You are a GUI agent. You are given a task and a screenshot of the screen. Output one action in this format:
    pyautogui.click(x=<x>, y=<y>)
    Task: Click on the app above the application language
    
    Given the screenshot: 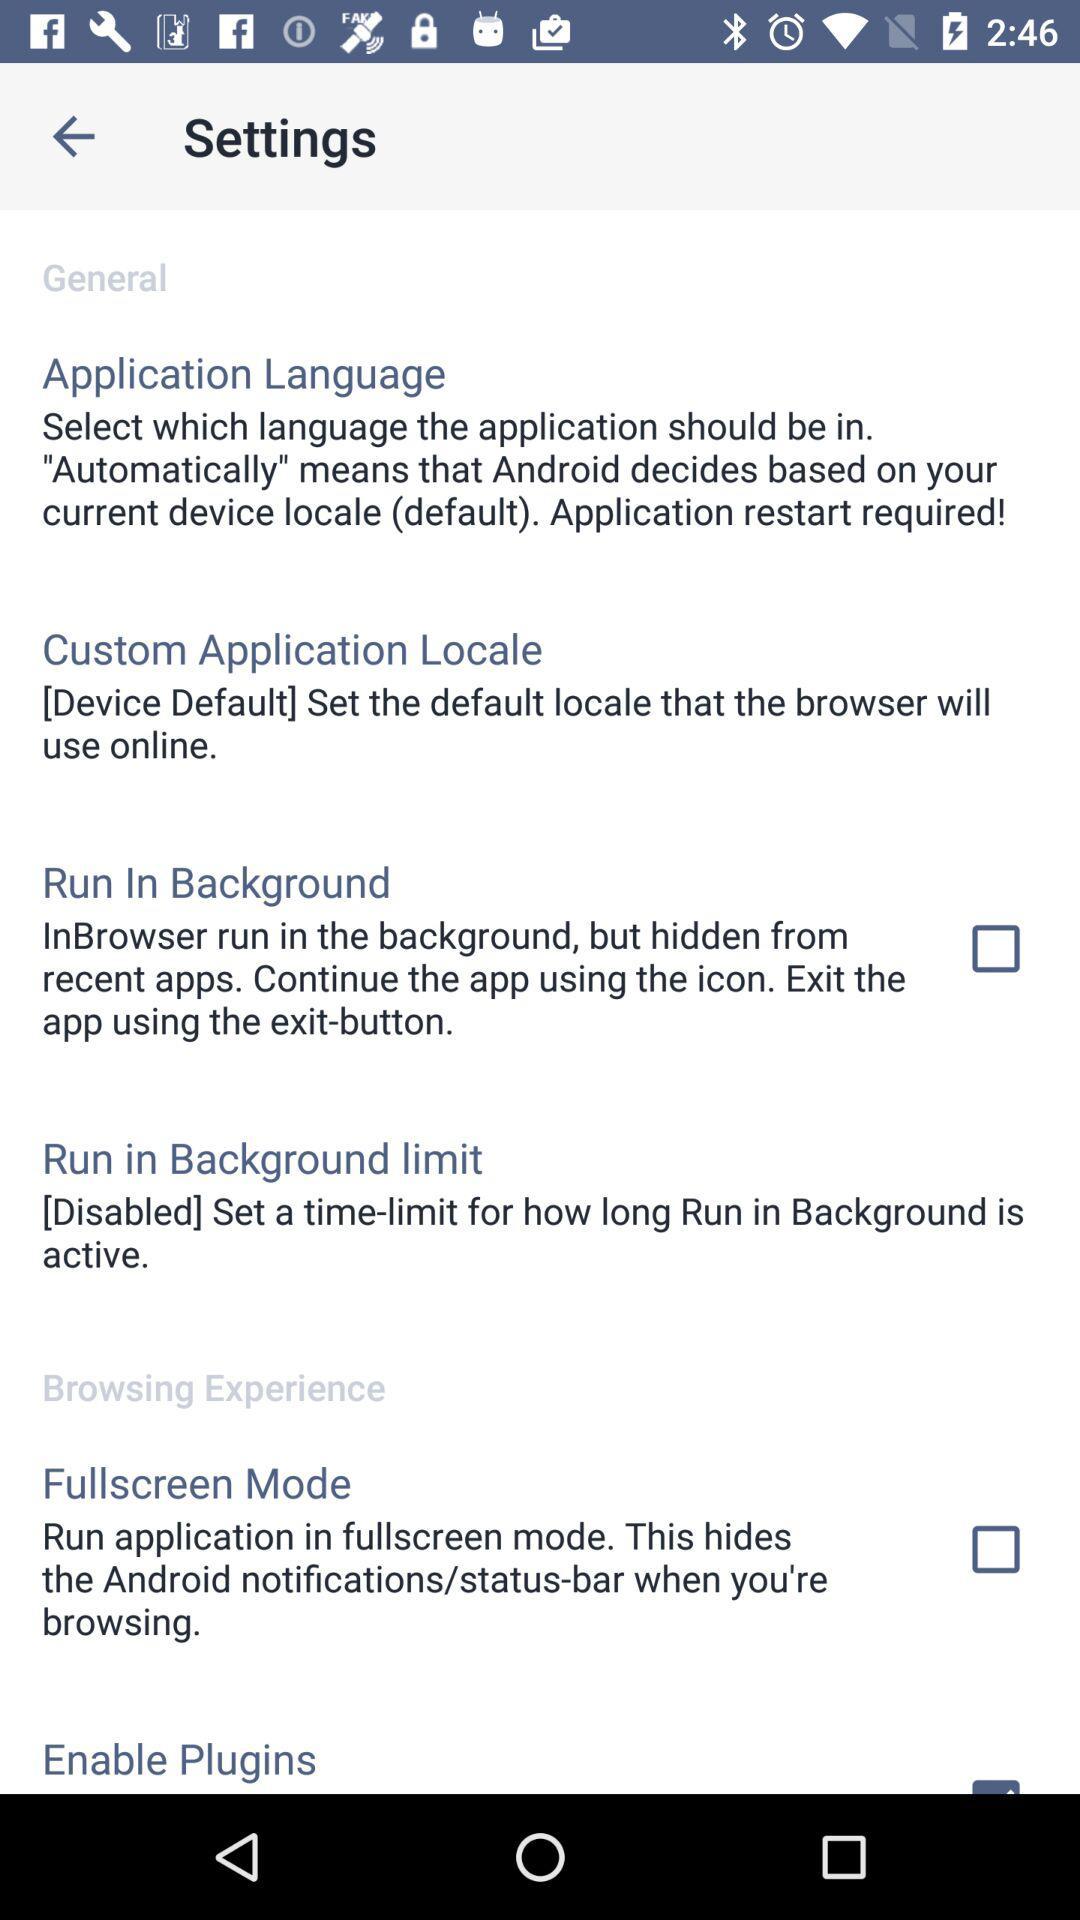 What is the action you would take?
    pyautogui.click(x=540, y=254)
    